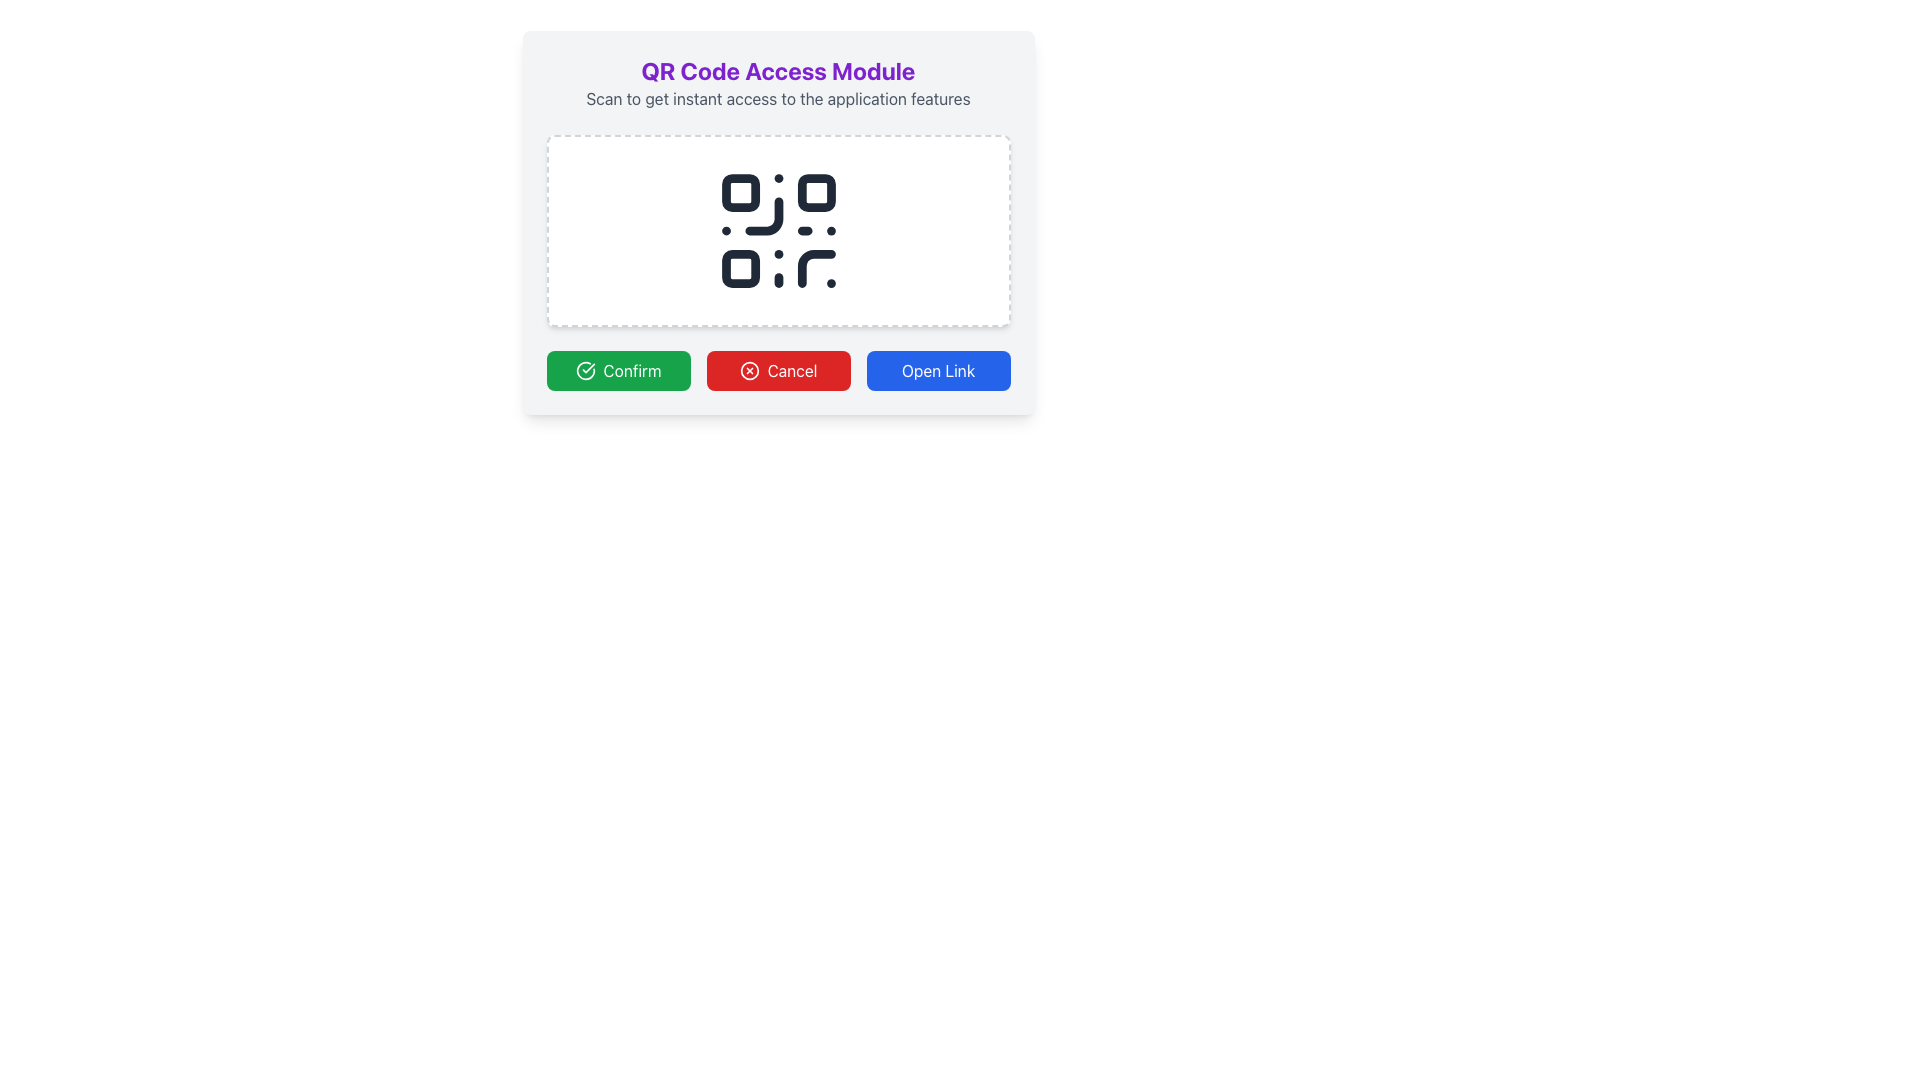  I want to click on informational text block titled 'QR Code Access Module' that has a subtitle 'Scan to get instant access to the application features.', so click(777, 82).